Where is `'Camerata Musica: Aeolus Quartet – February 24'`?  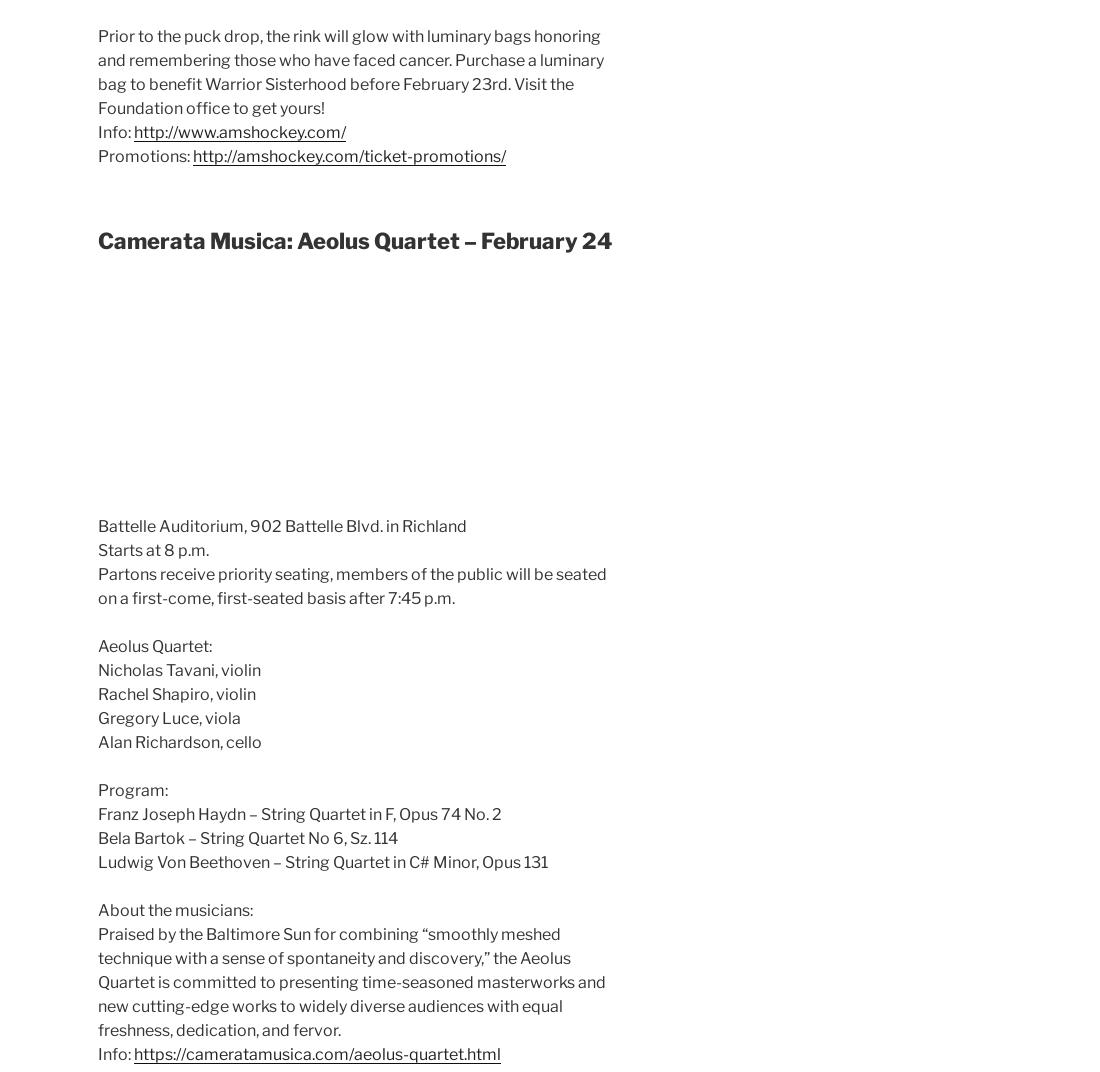 'Camerata Musica: Aeolus Quartet – February 24' is located at coordinates (98, 240).